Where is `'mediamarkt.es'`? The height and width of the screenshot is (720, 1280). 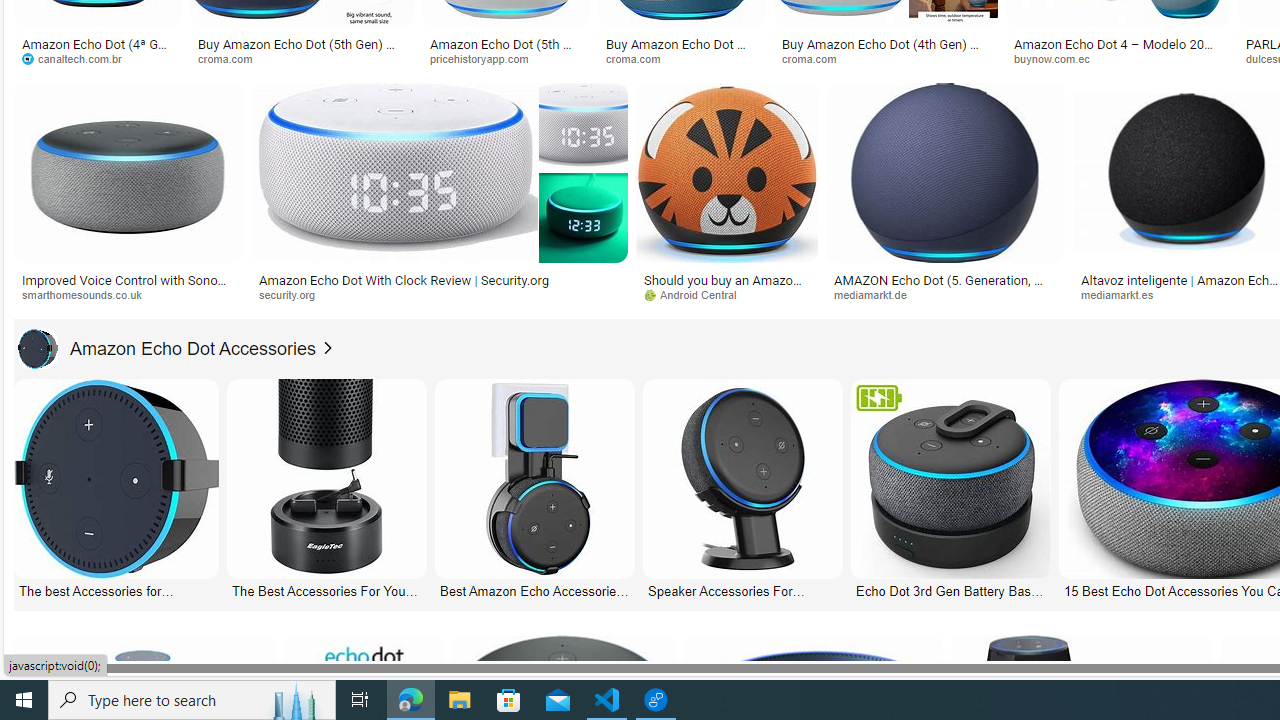 'mediamarkt.es' is located at coordinates (1124, 294).